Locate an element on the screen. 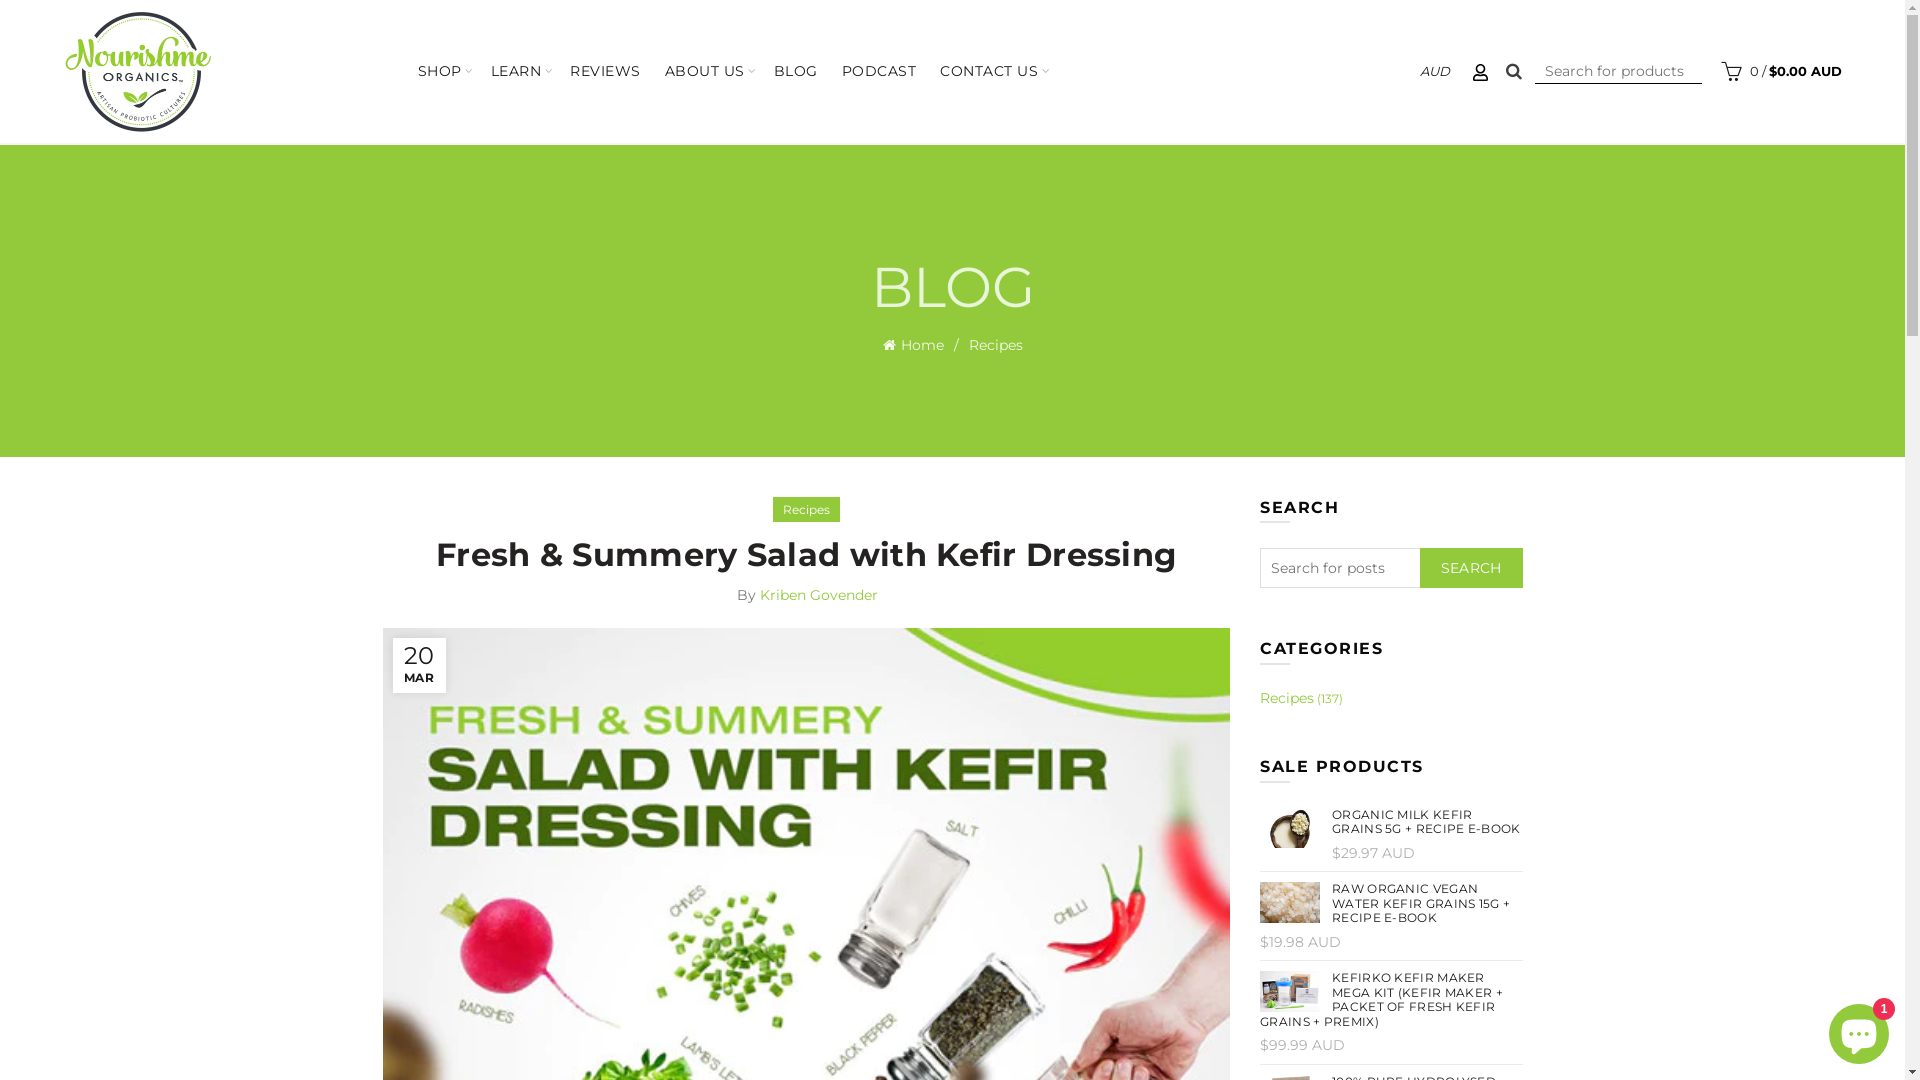 The image size is (1920, 1080). 'ABOUT US' is located at coordinates (705, 70).